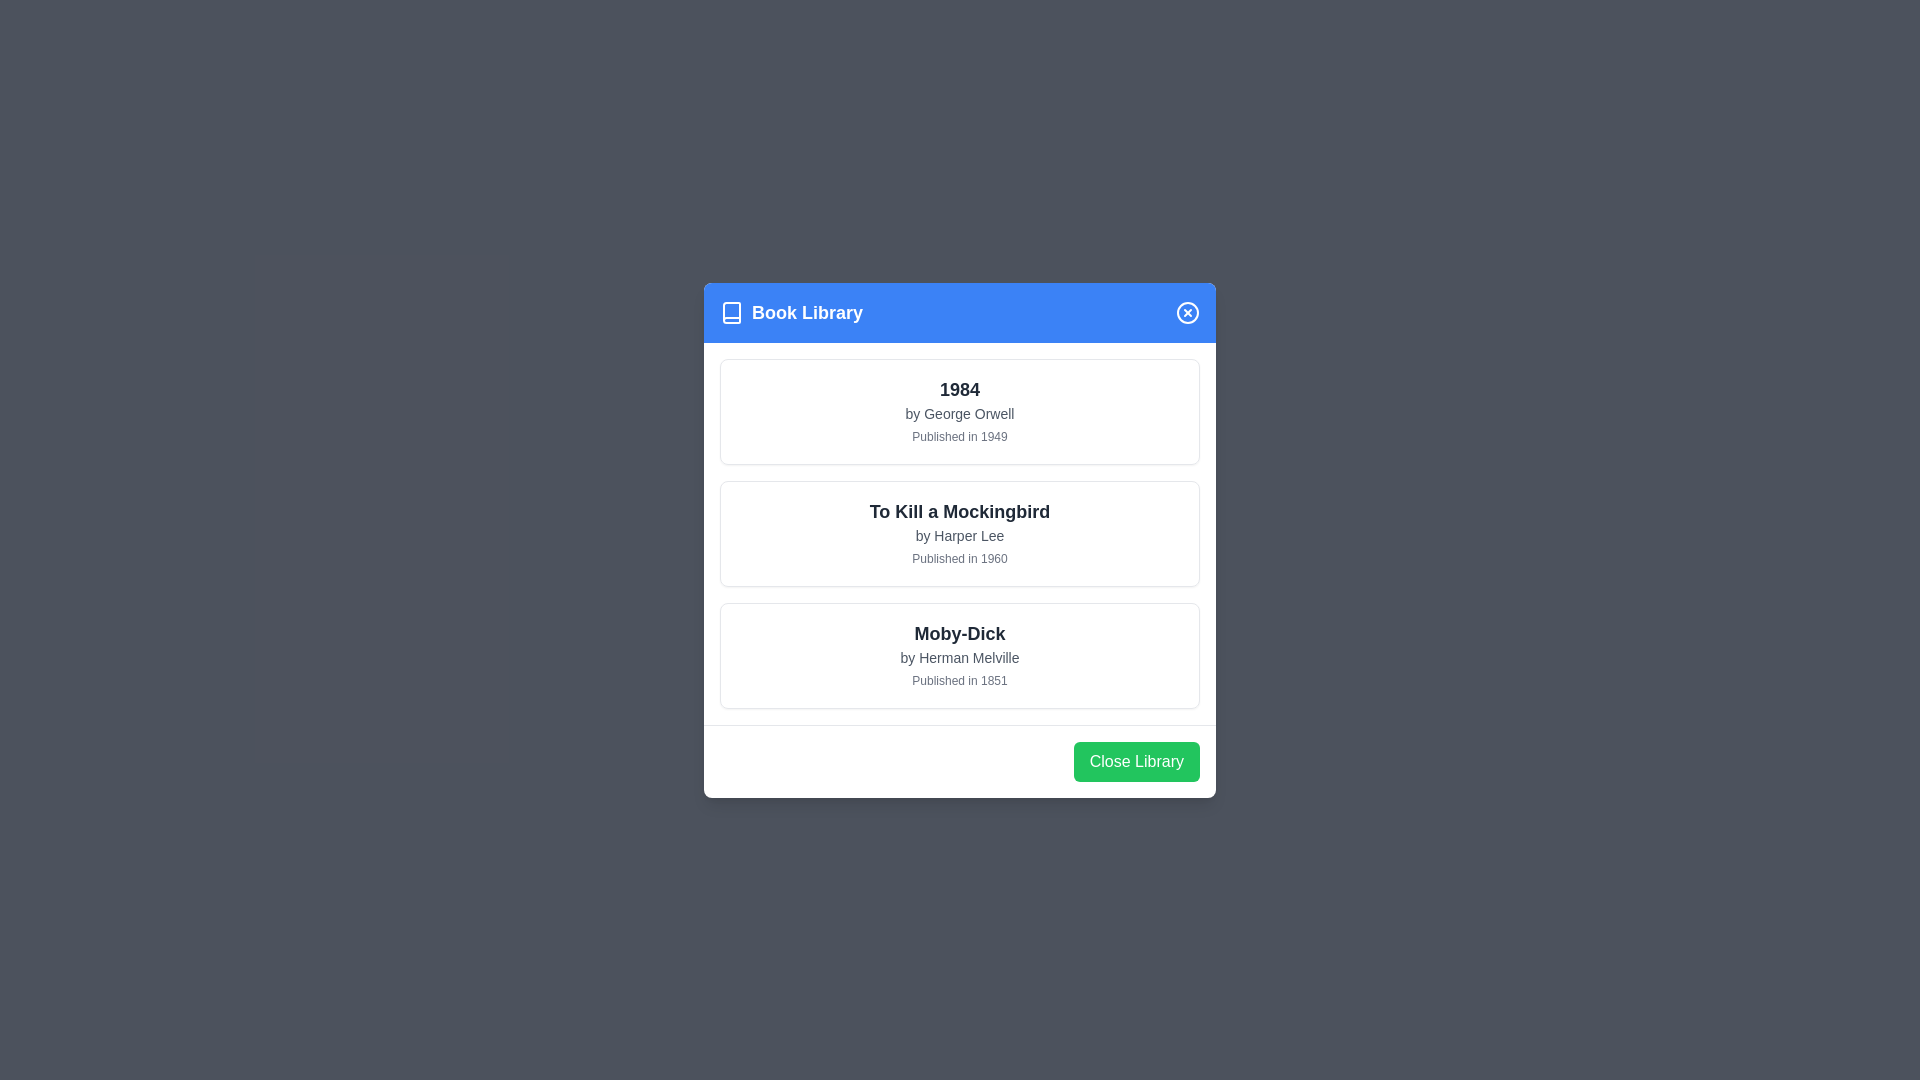 The width and height of the screenshot is (1920, 1080). What do you see at coordinates (1136, 761) in the screenshot?
I see `the 'Close Library' button to close the dialog` at bounding box center [1136, 761].